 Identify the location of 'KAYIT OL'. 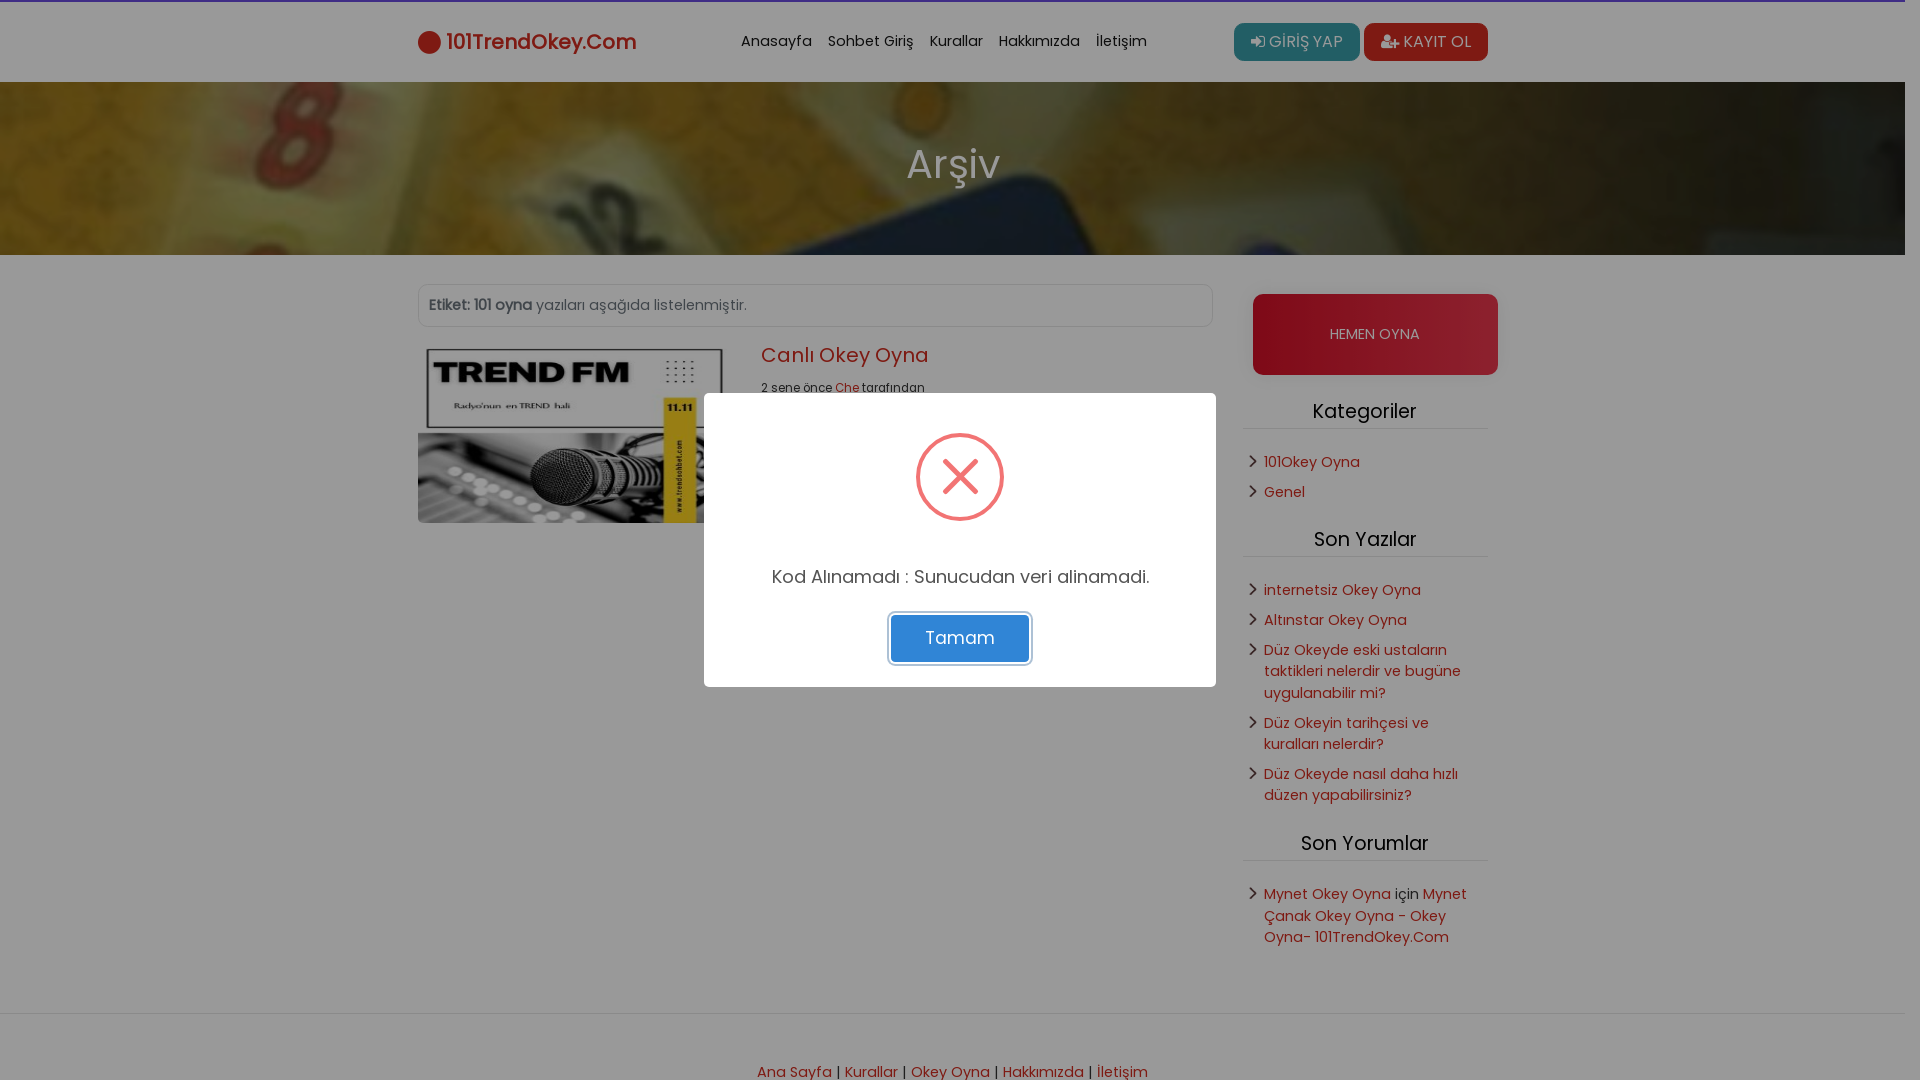
(1362, 42).